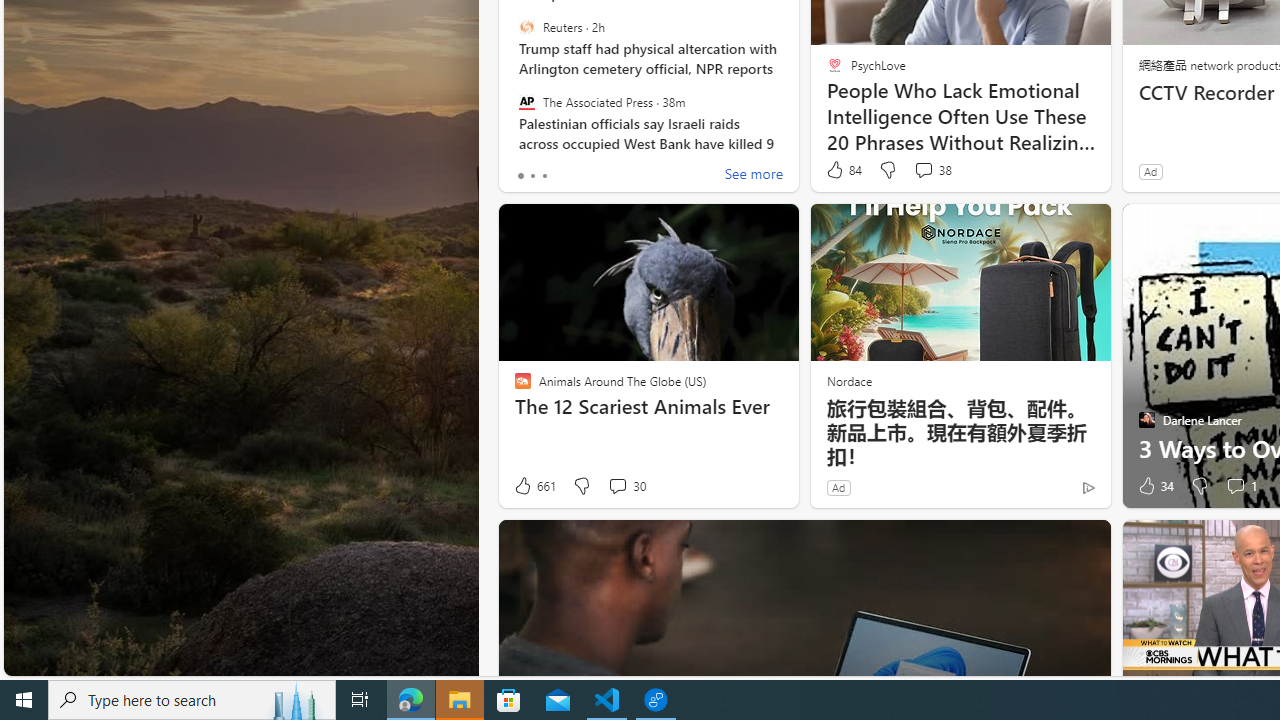  I want to click on 'See more', so click(752, 175).